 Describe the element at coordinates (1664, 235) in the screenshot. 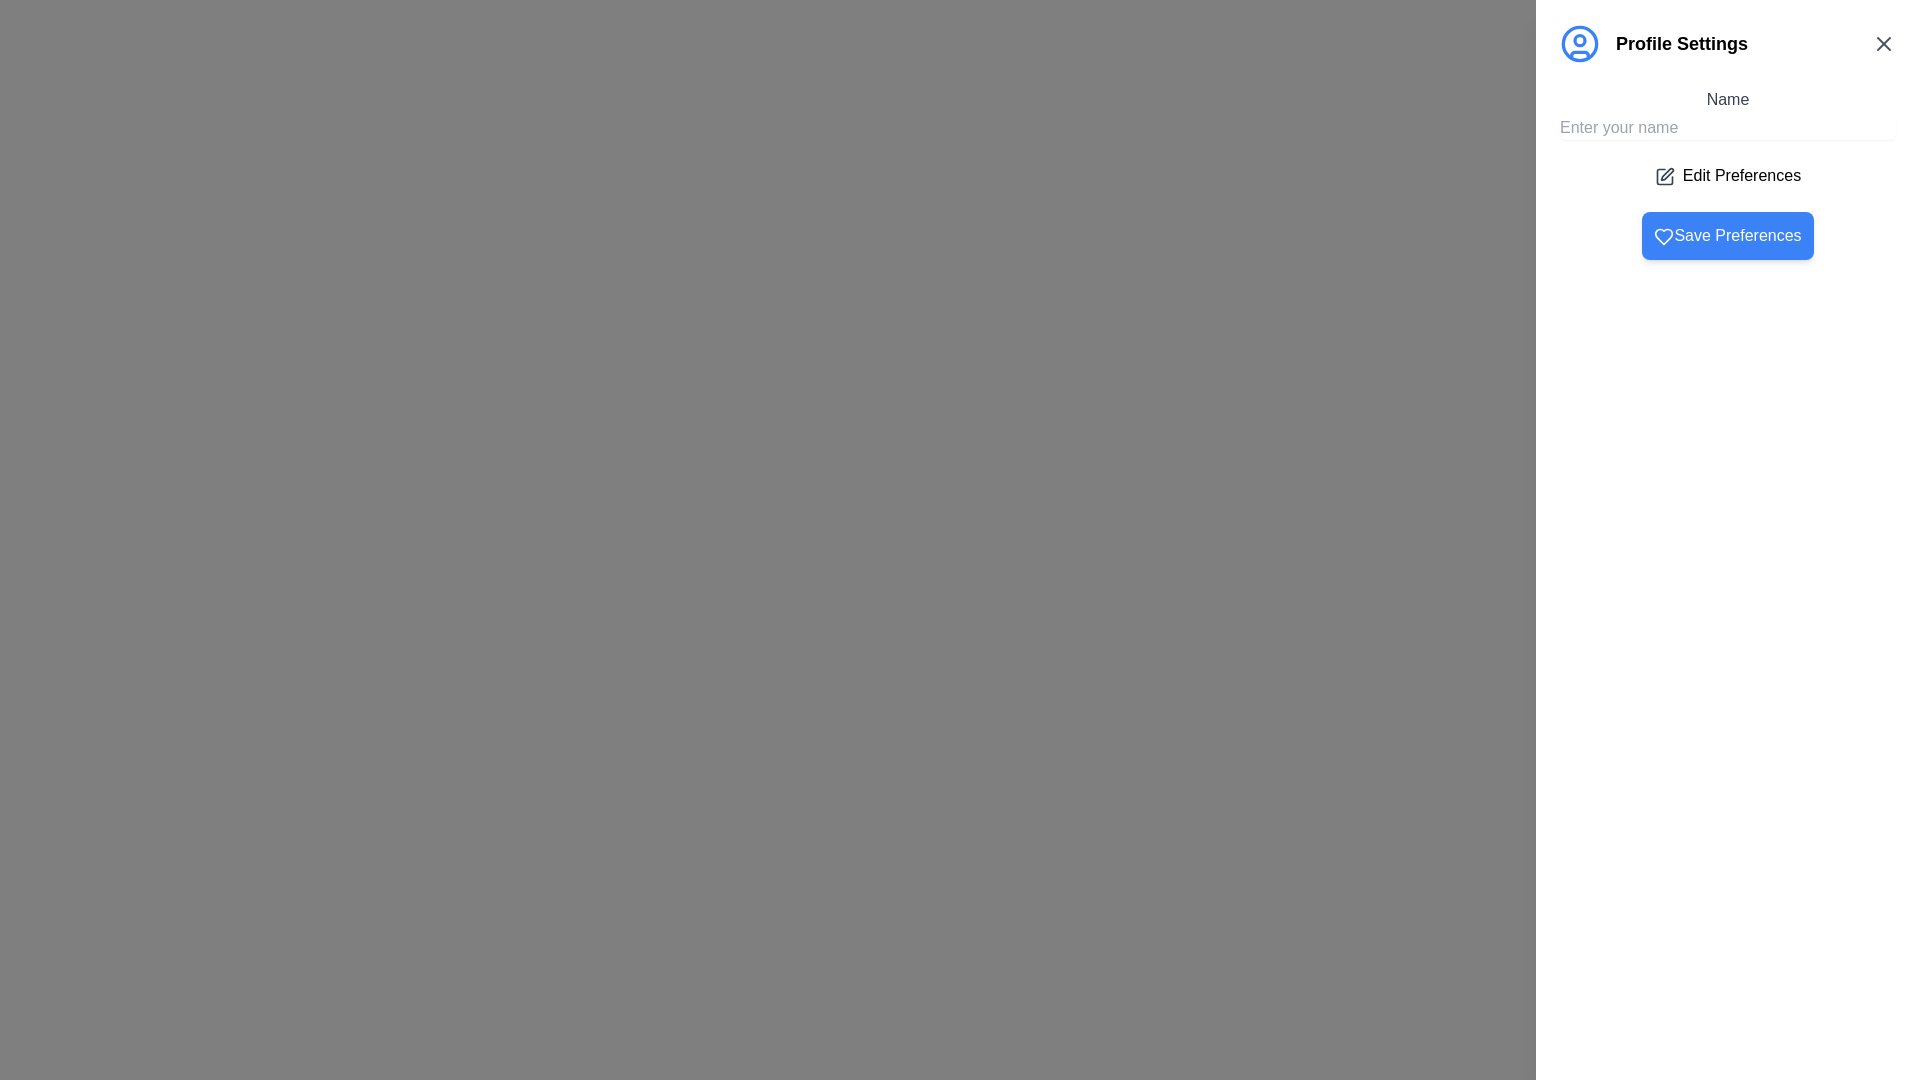

I see `the heart-shaped decorative icon within the 'Save Preferences' button, which is styled with a thin outline and positioned to the left of the text` at that location.